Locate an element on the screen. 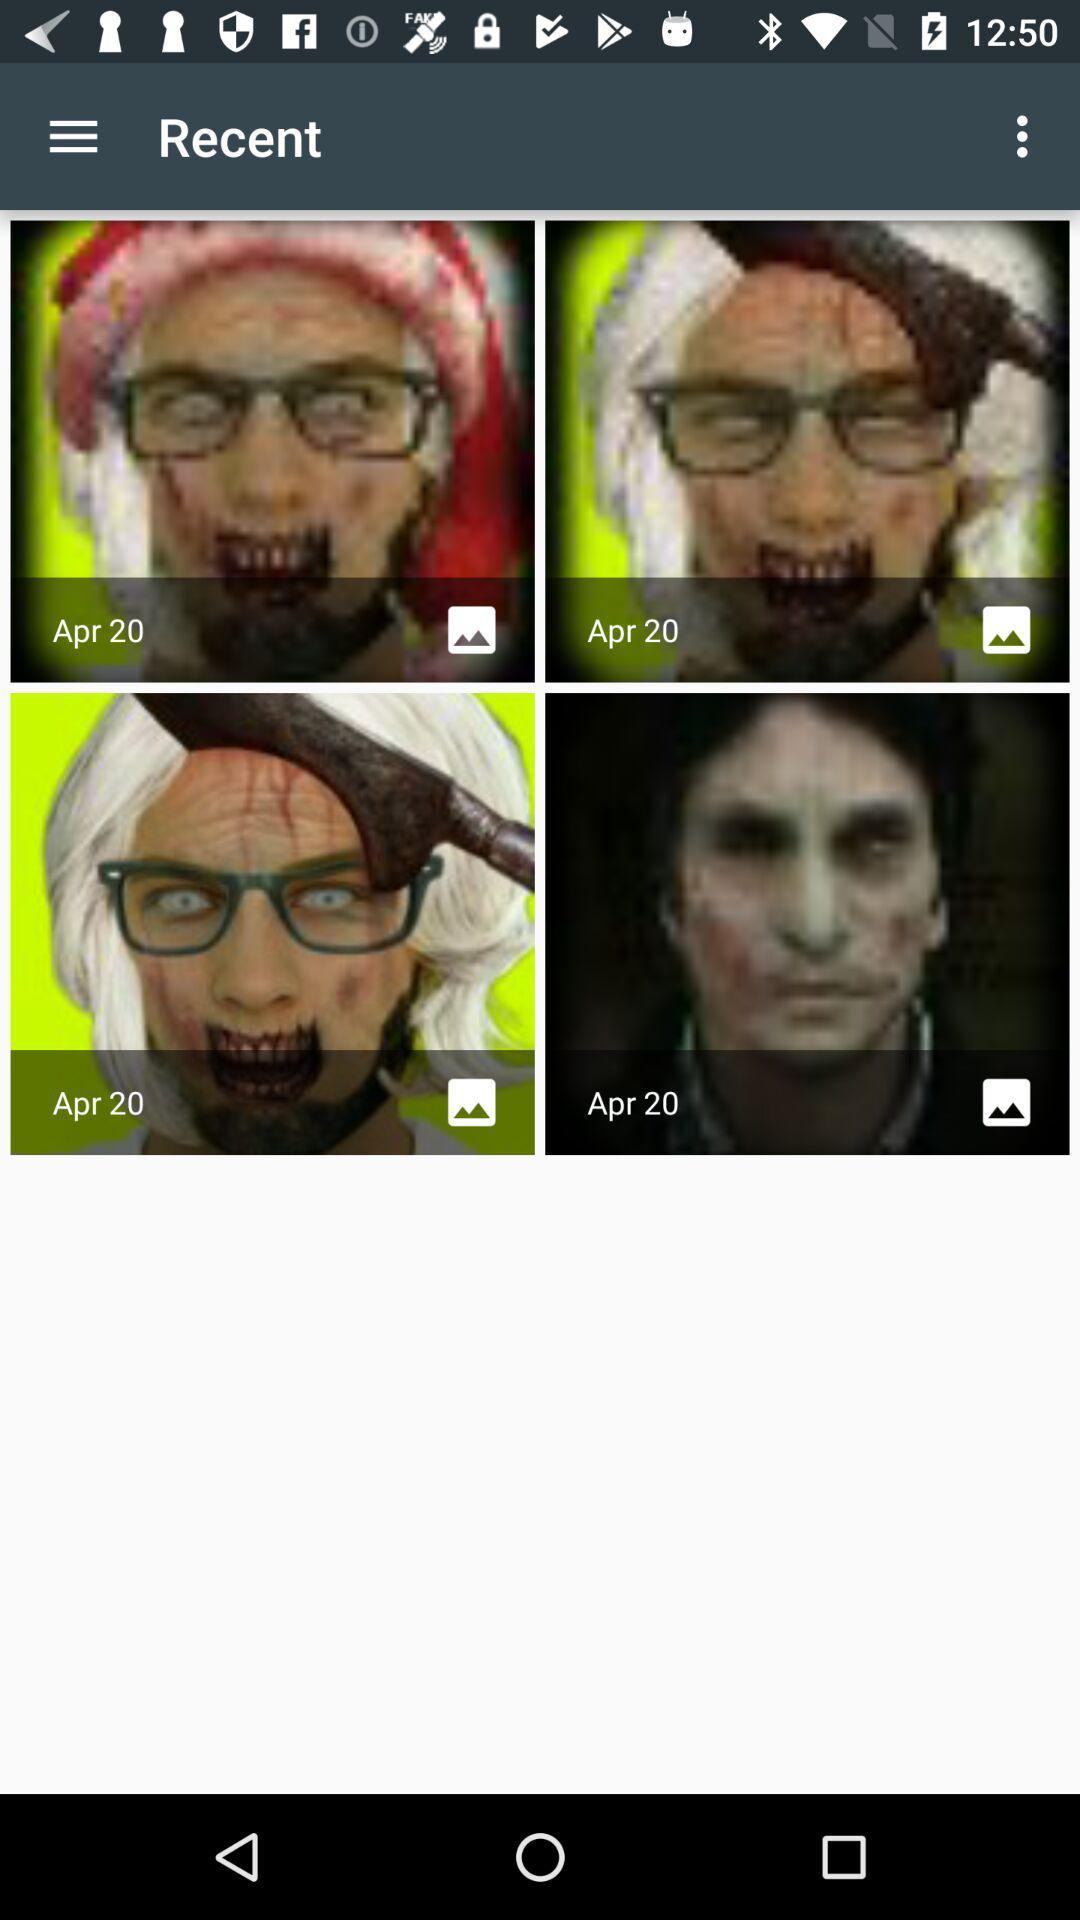 The width and height of the screenshot is (1080, 1920). the first image which is located at right corner is located at coordinates (806, 450).